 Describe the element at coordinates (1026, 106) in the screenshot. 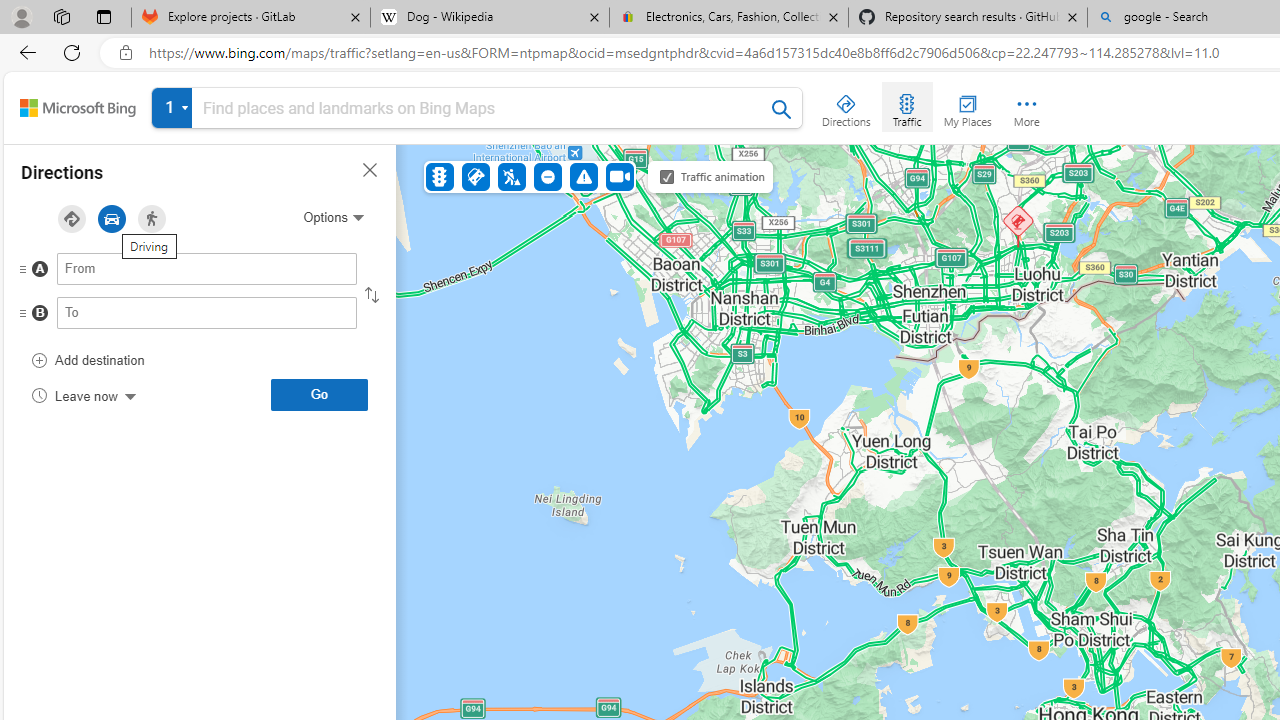

I see `'More'` at that location.